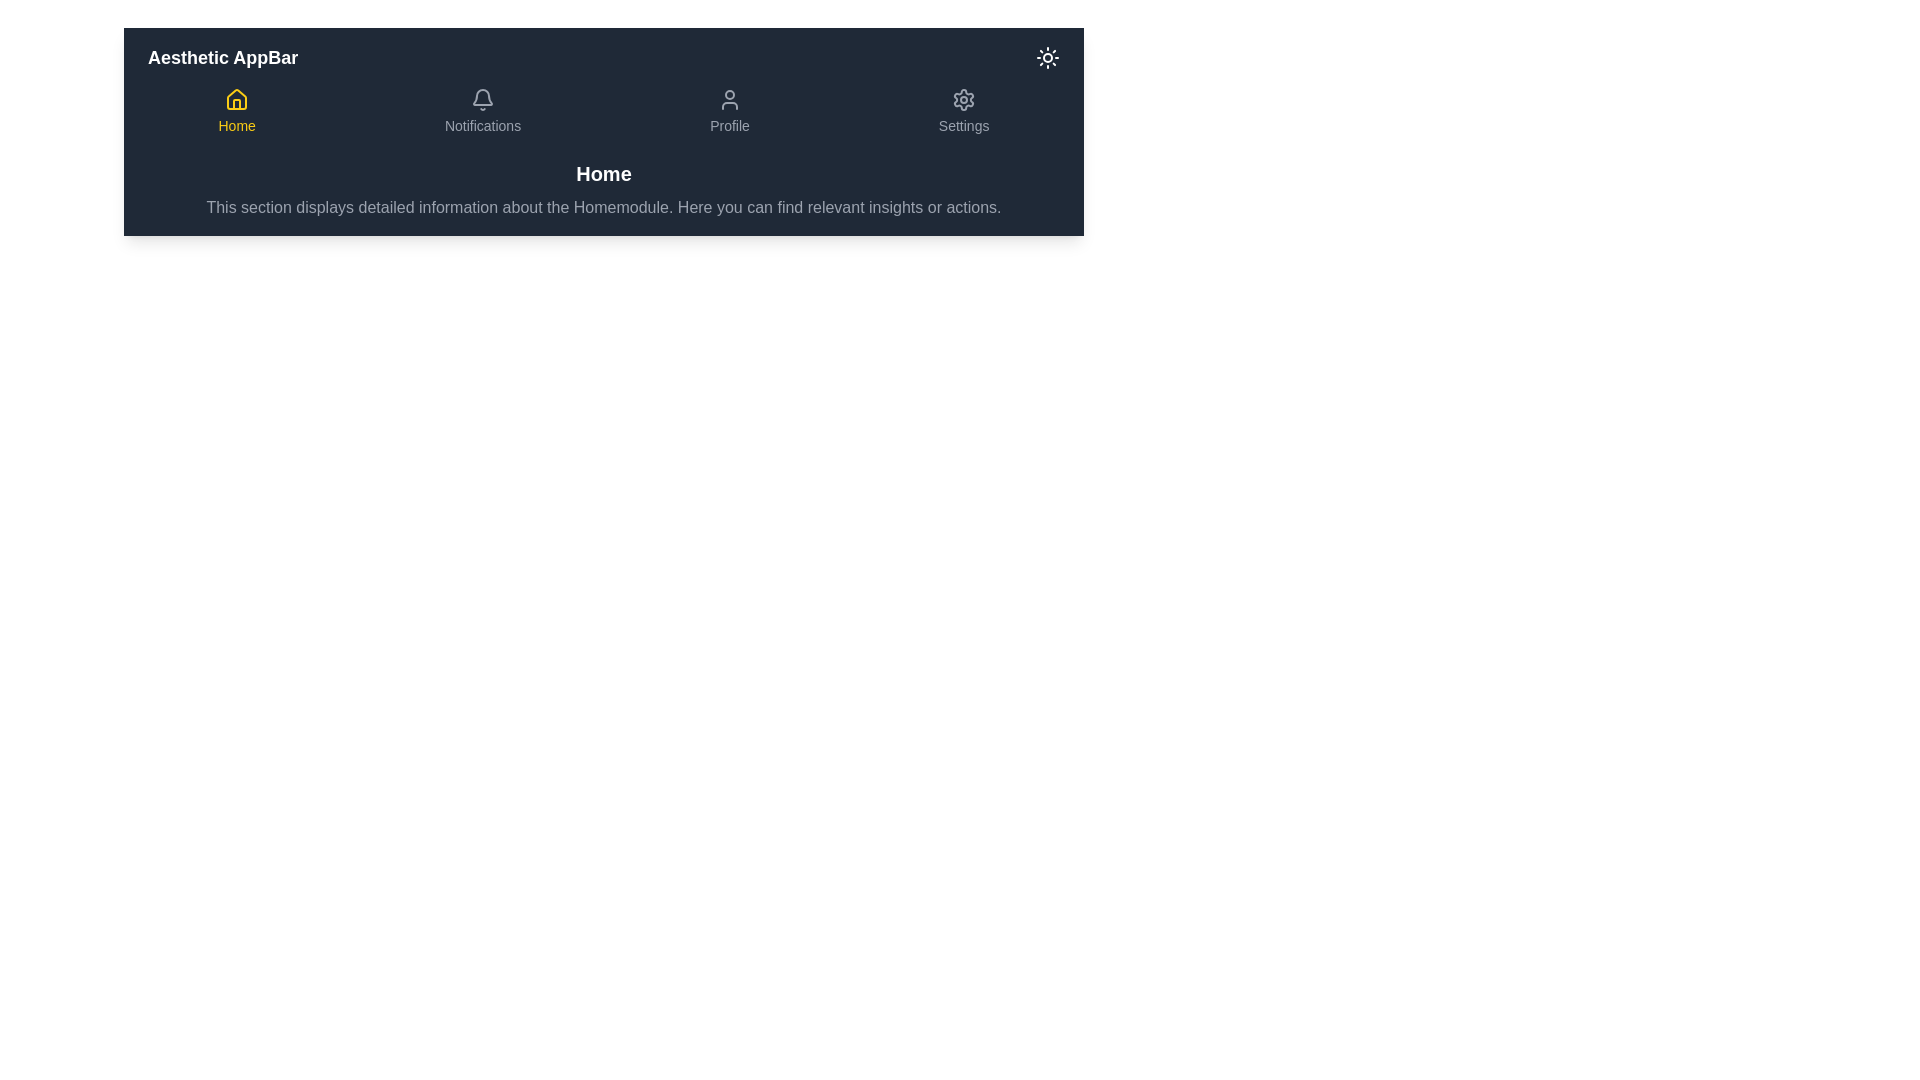 This screenshot has width=1920, height=1080. I want to click on the tab labeled Settings to view its detailed information, so click(964, 111).